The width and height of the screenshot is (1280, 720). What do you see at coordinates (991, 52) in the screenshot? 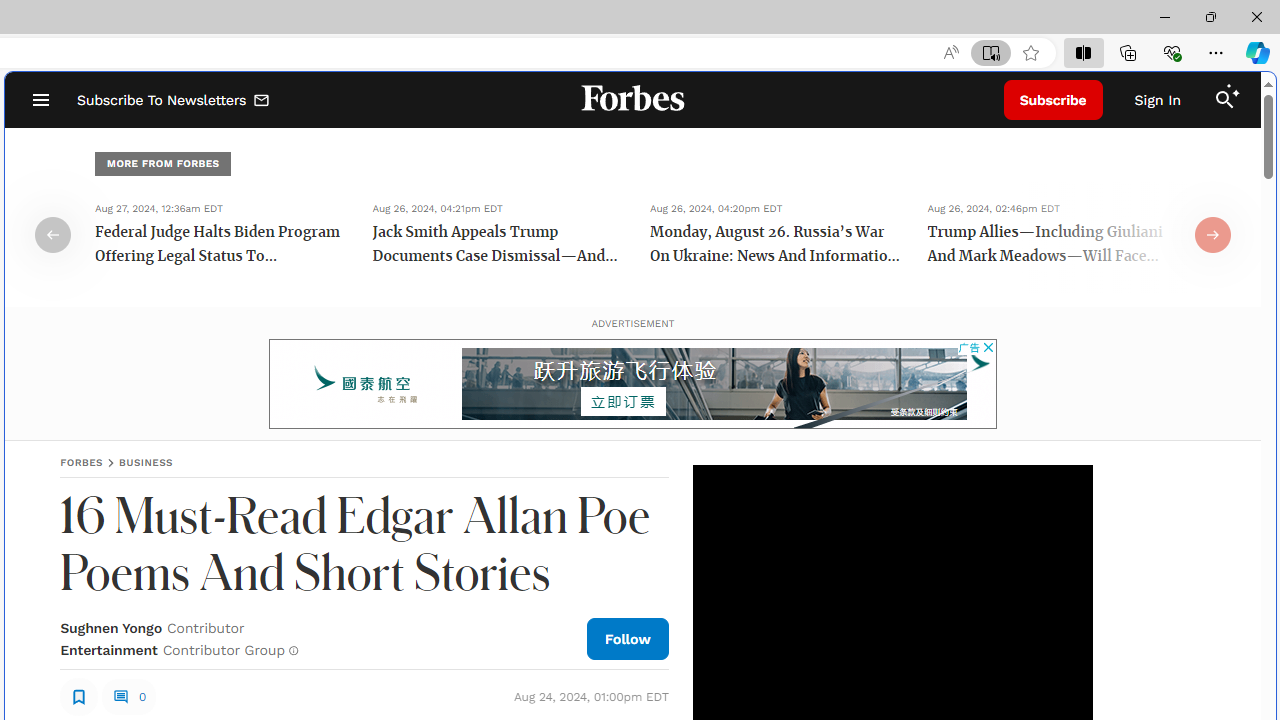
I see `'Enter Immersive Reader (F9)'` at bounding box center [991, 52].